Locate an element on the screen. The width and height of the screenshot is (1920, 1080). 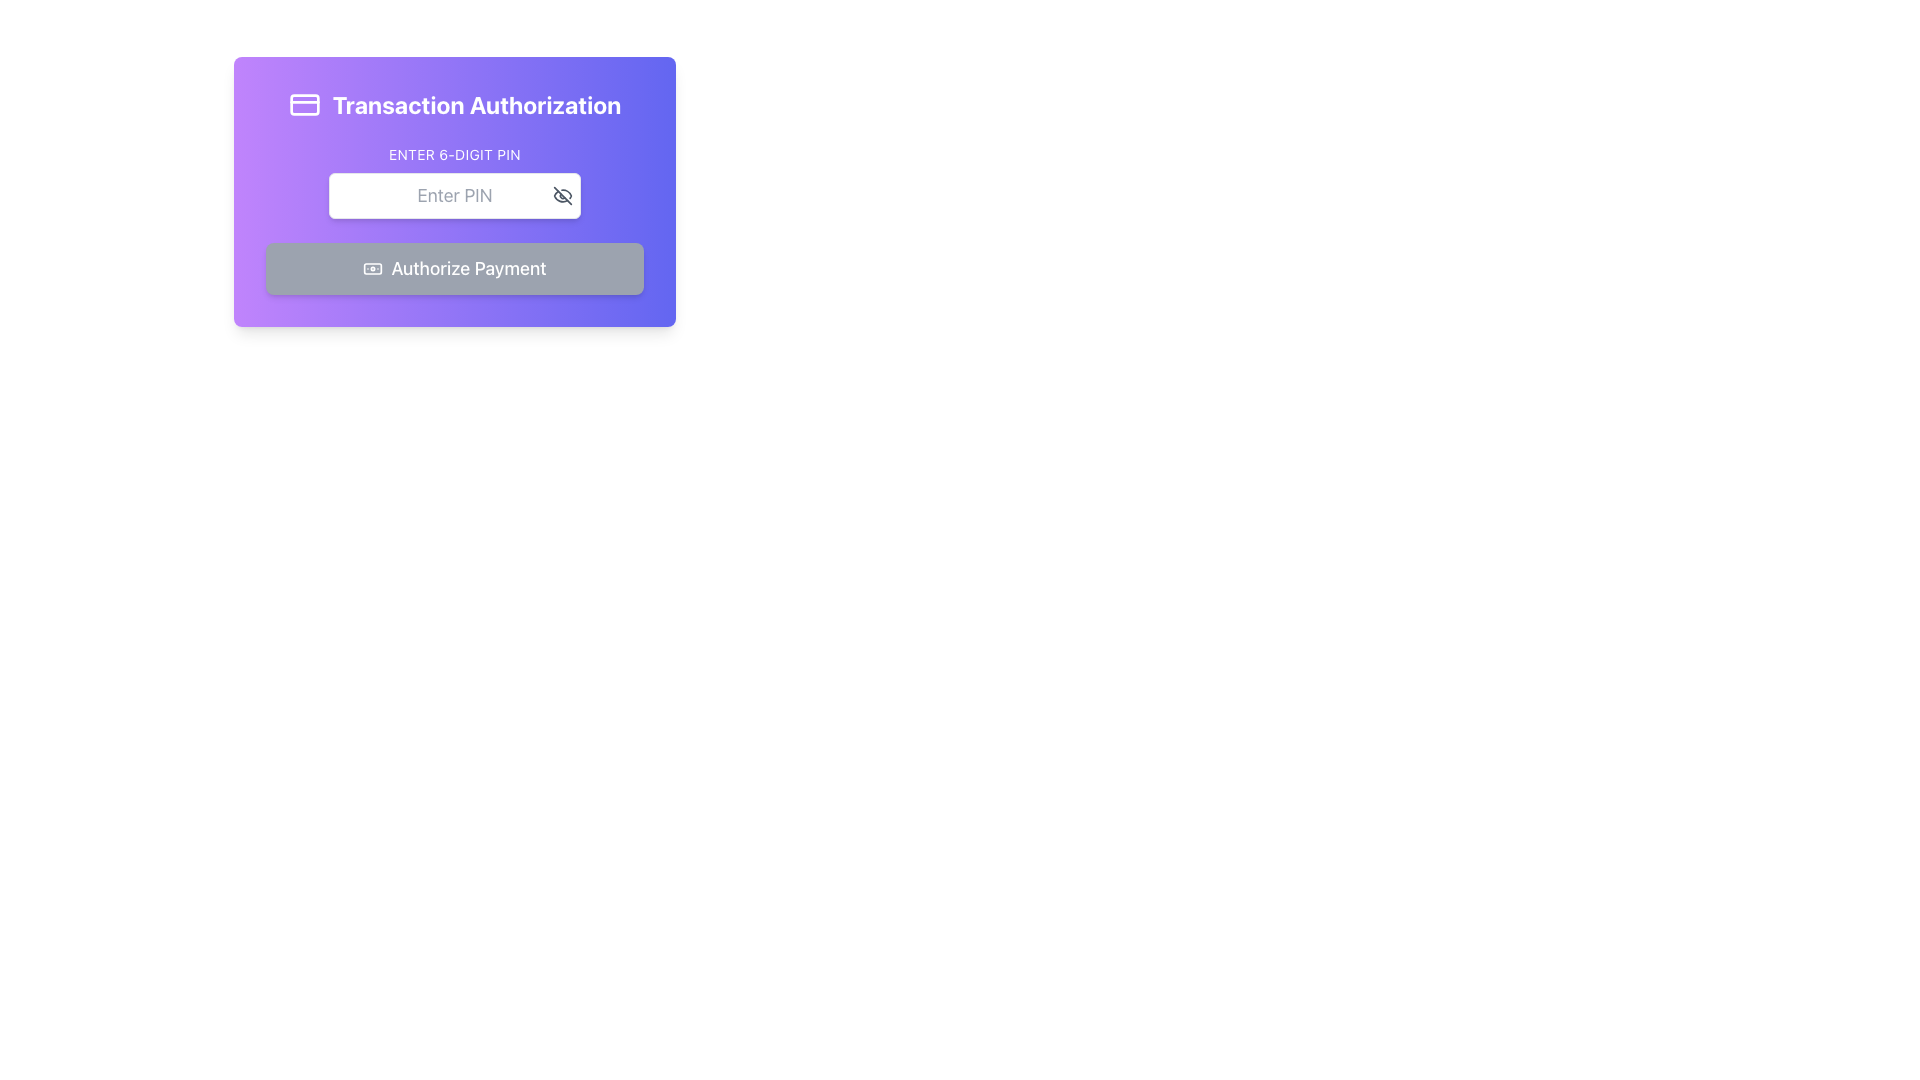
the icon button located on the right side of the PIN input field is located at coordinates (561, 196).